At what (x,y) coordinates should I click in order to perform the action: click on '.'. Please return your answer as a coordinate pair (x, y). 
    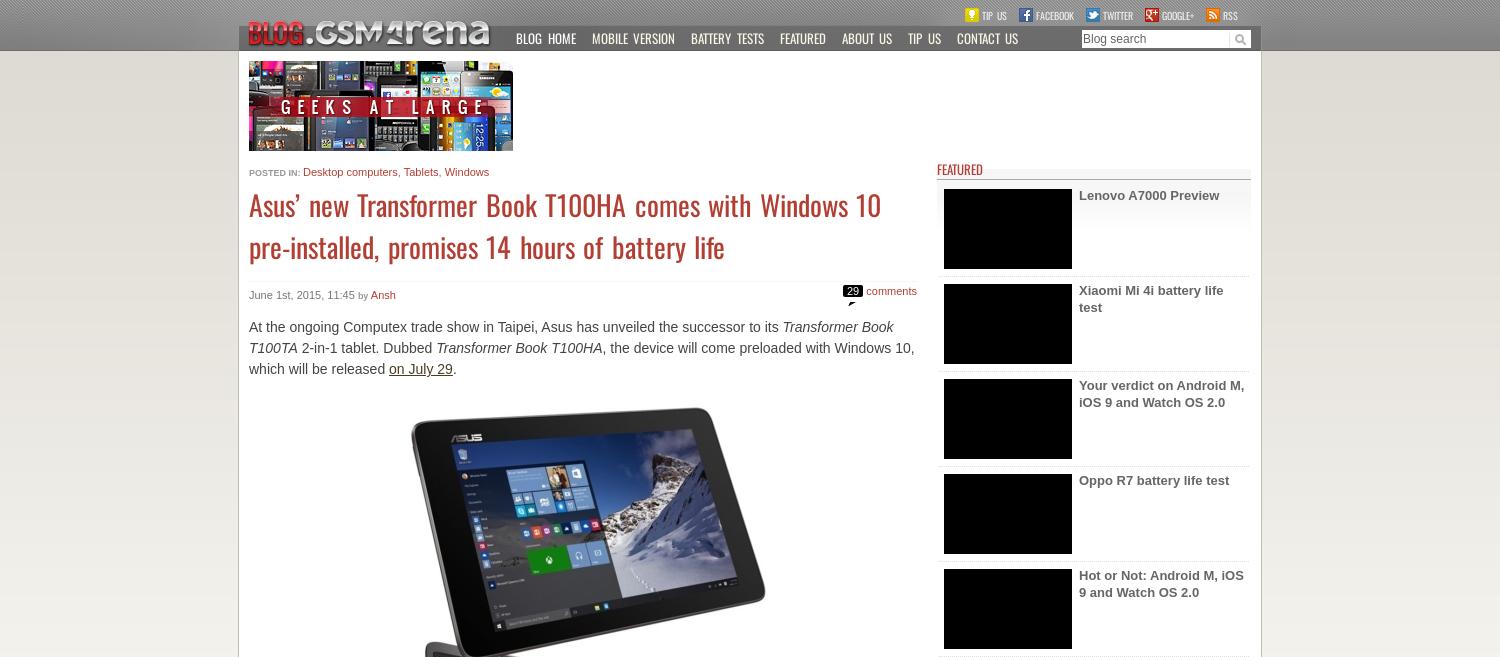
    Looking at the image, I should click on (453, 367).